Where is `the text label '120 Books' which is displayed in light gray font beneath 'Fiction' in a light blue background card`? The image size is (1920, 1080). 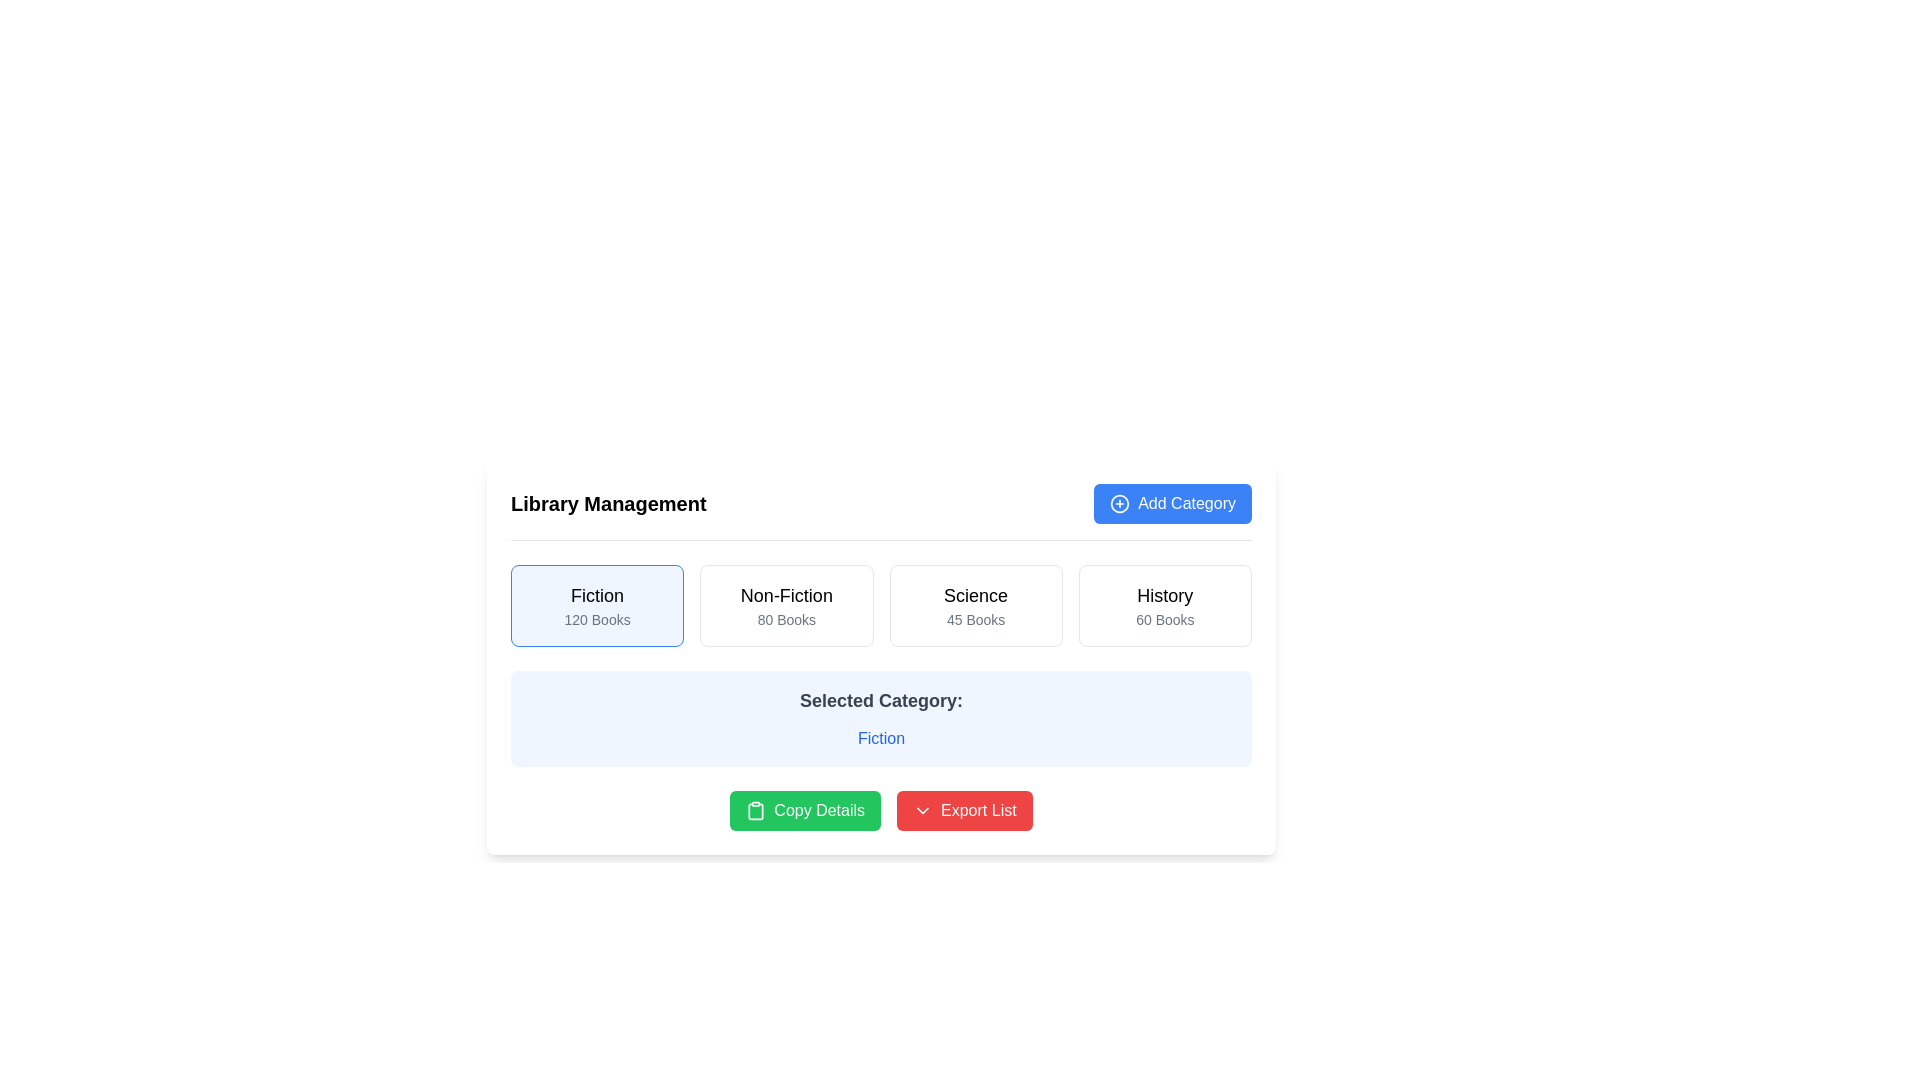
the text label '120 Books' which is displayed in light gray font beneath 'Fiction' in a light blue background card is located at coordinates (596, 619).